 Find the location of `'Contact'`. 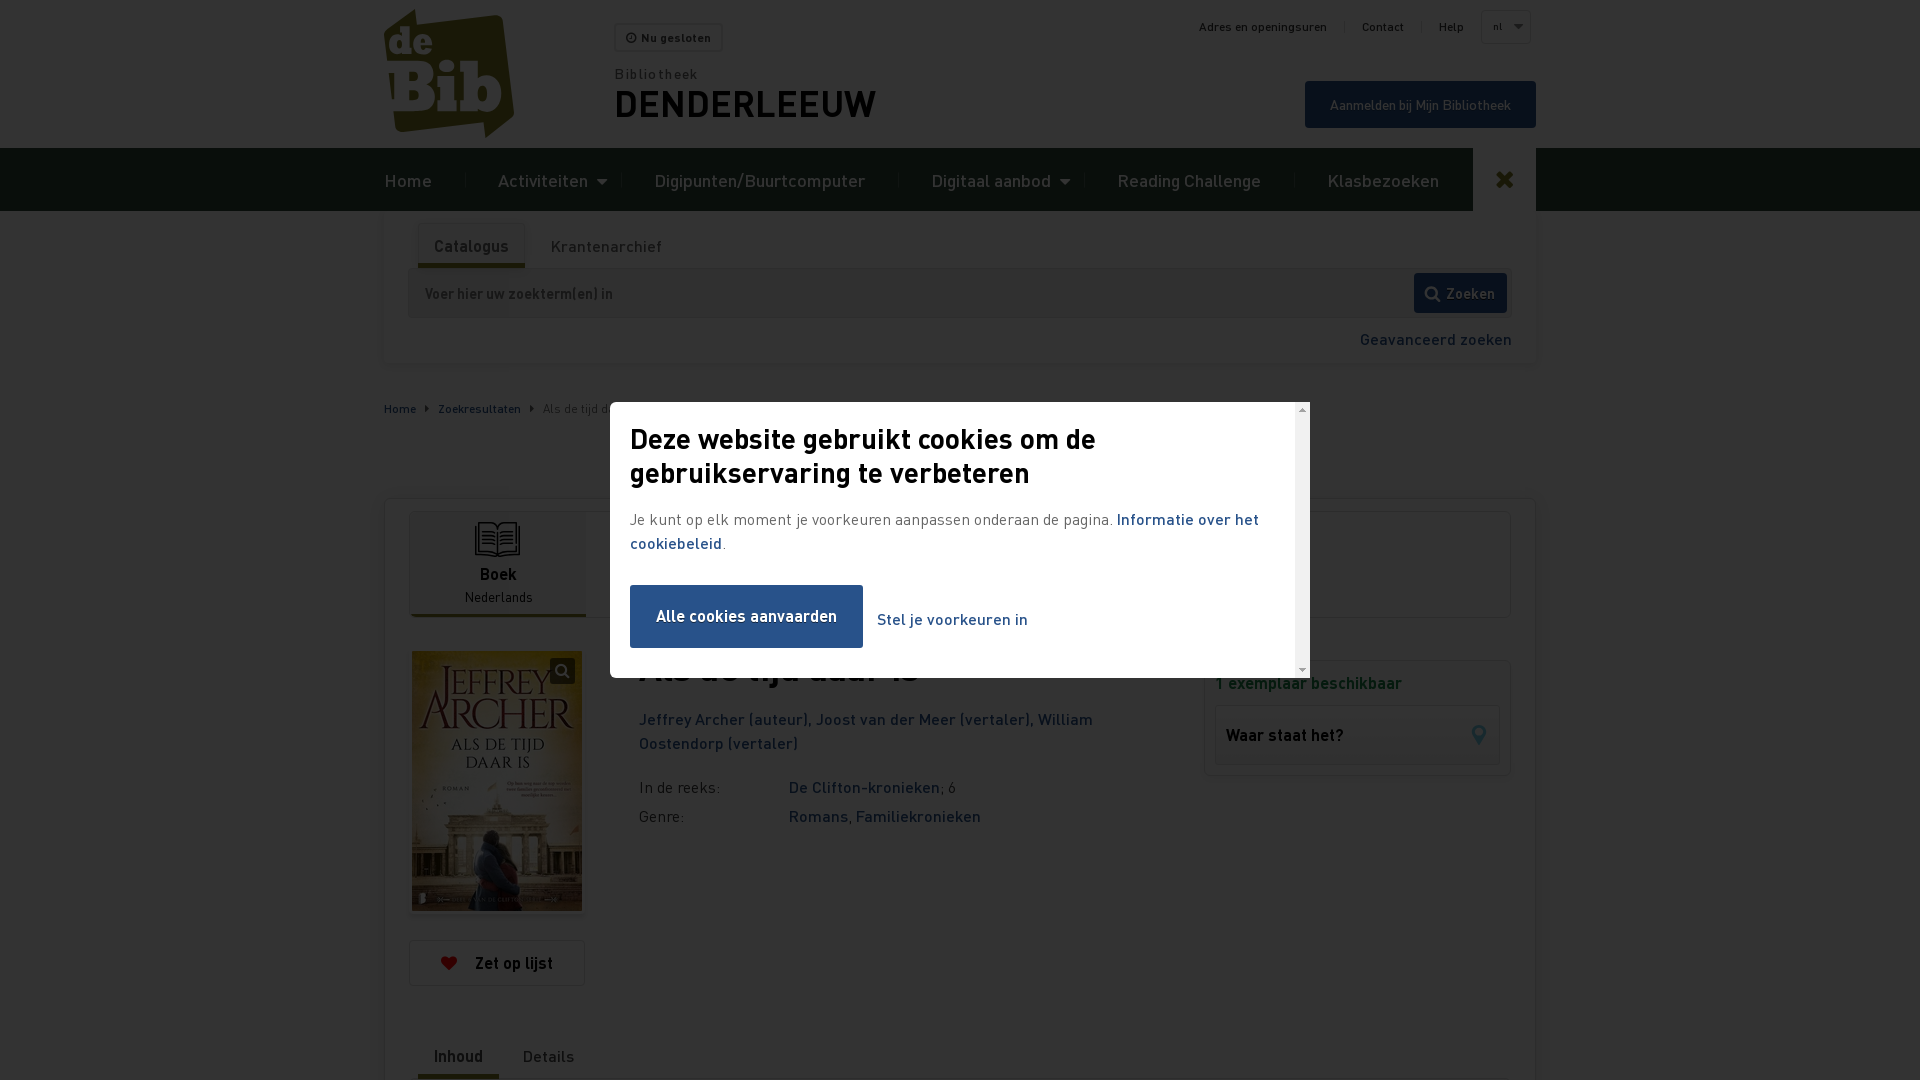

'Contact' is located at coordinates (1381, 27).